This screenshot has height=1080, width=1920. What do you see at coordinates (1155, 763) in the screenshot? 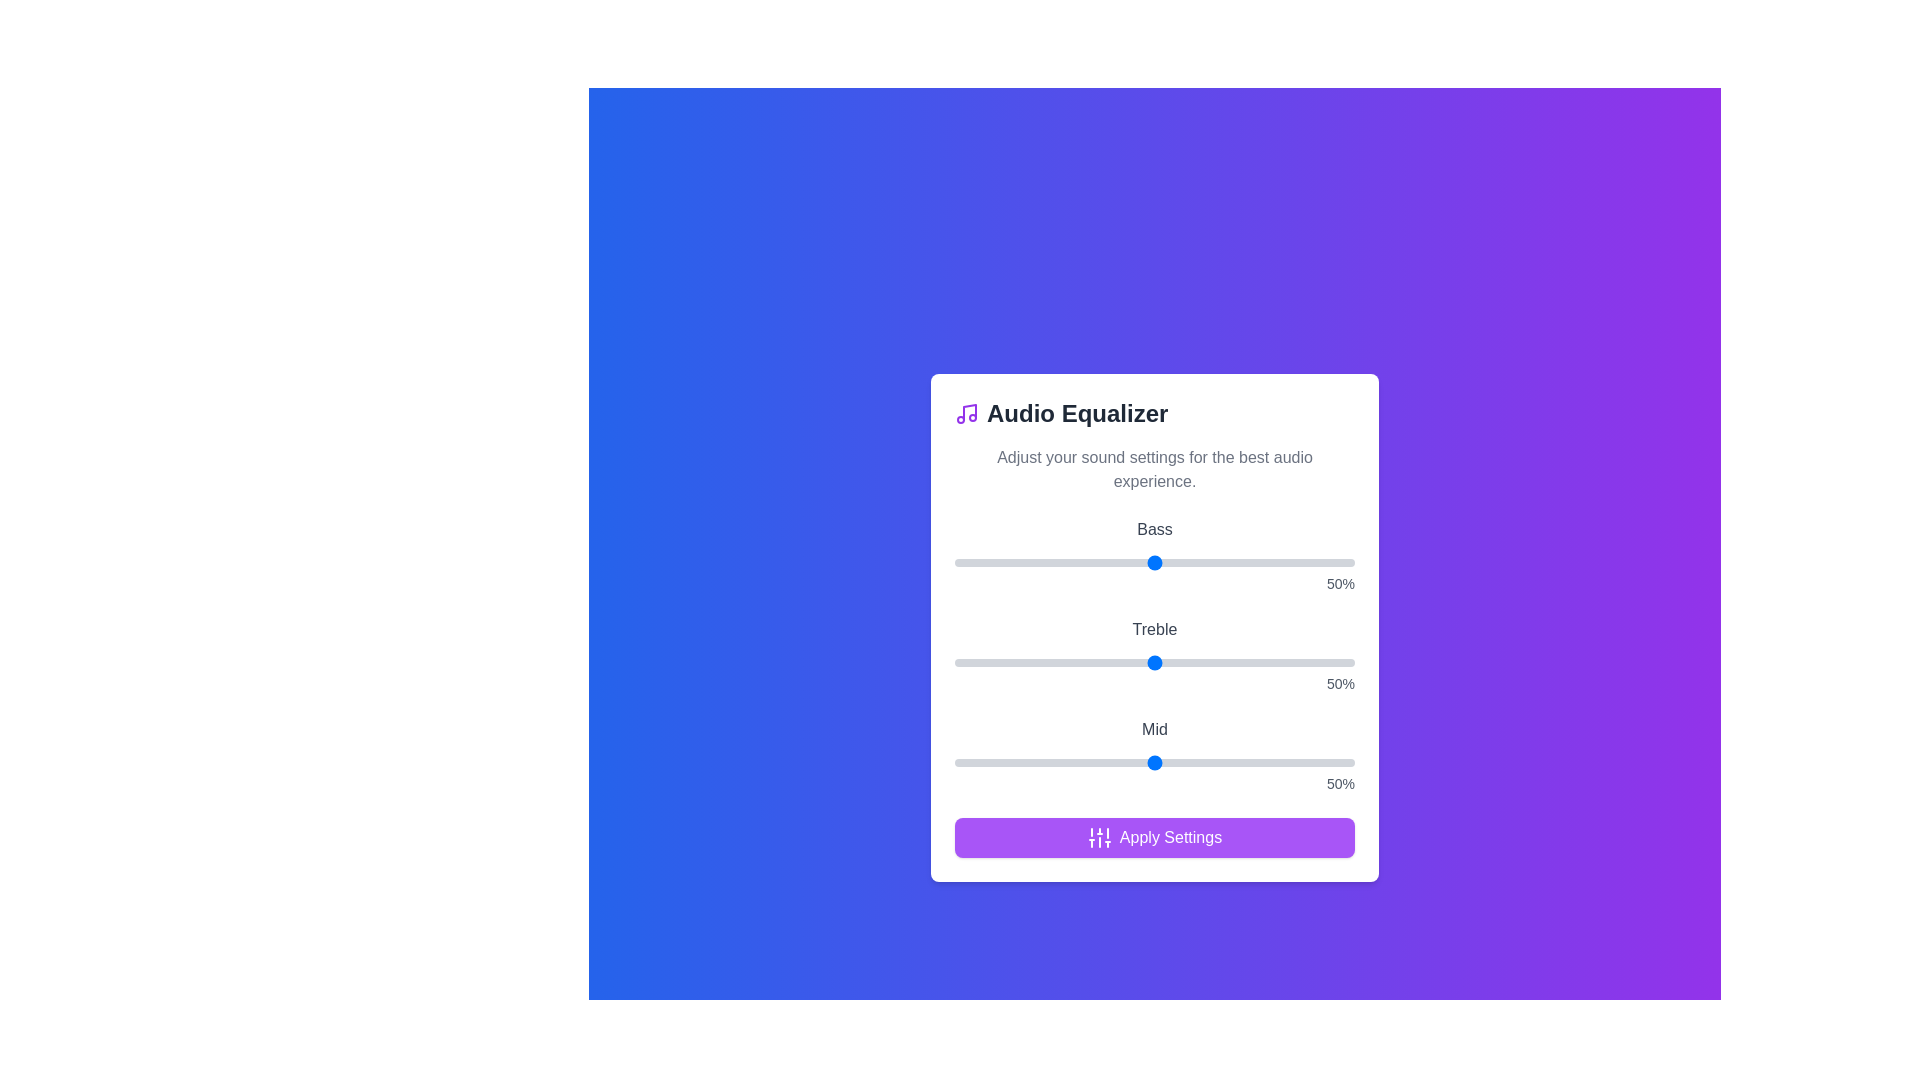
I see `the 'Mid' slider to 50%` at bounding box center [1155, 763].